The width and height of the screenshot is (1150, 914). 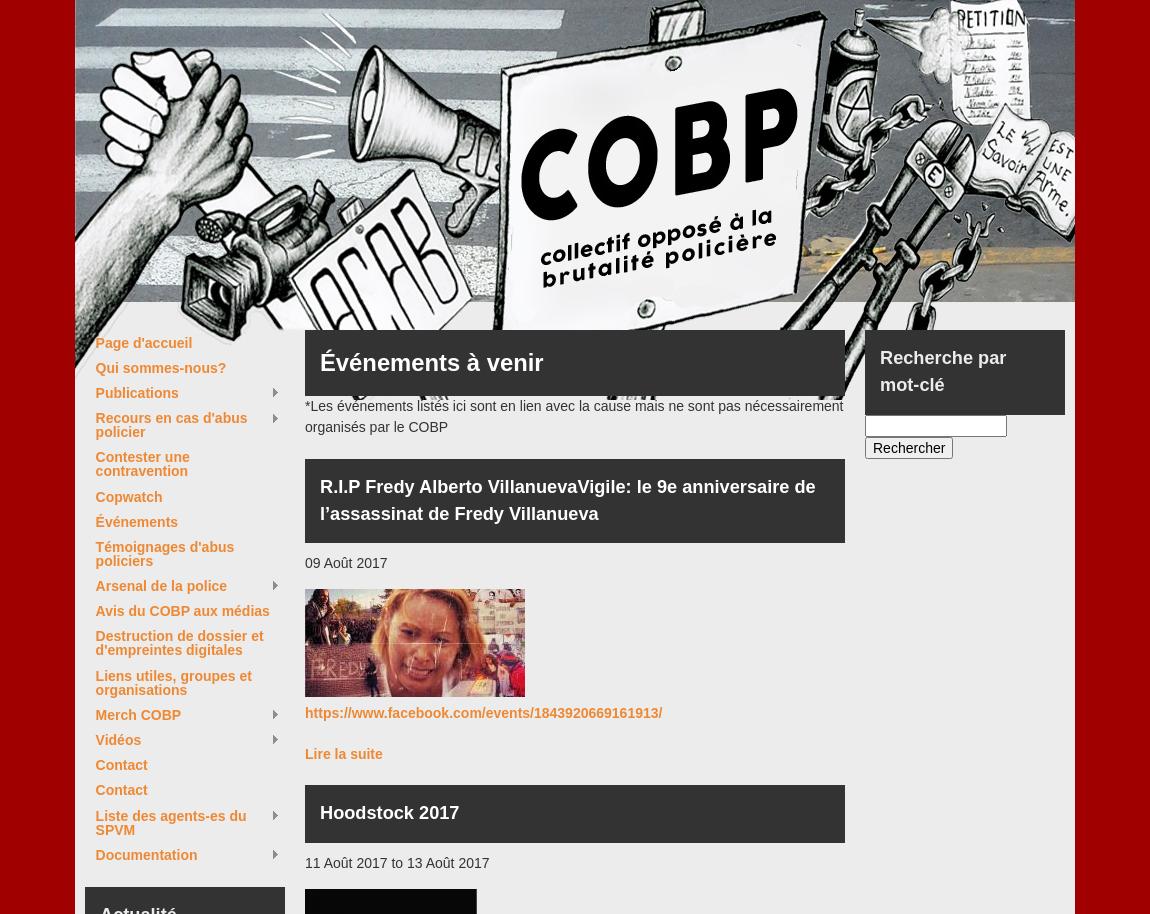 What do you see at coordinates (389, 812) in the screenshot?
I see `'Hoodstock 2017'` at bounding box center [389, 812].